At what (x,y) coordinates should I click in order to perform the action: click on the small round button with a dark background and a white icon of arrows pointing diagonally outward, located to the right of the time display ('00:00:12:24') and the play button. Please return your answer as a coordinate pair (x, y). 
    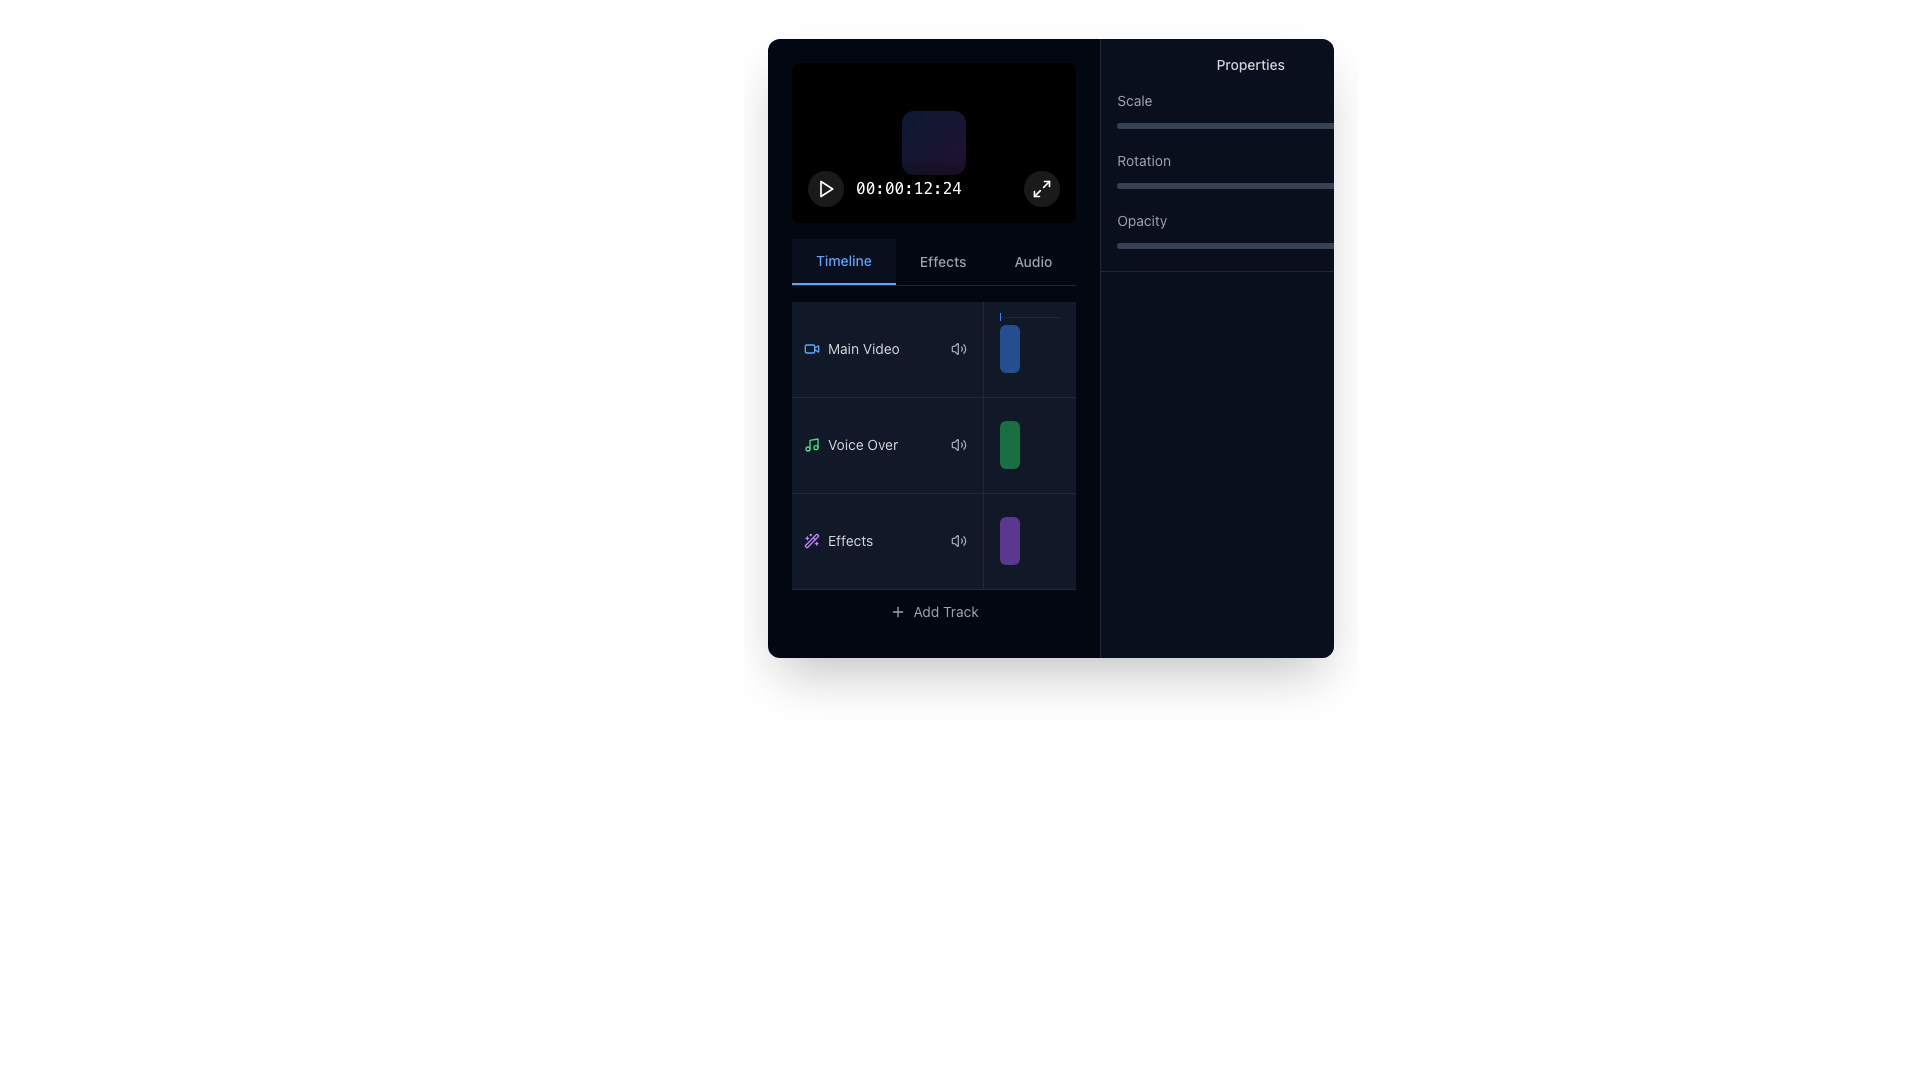
    Looking at the image, I should click on (1041, 188).